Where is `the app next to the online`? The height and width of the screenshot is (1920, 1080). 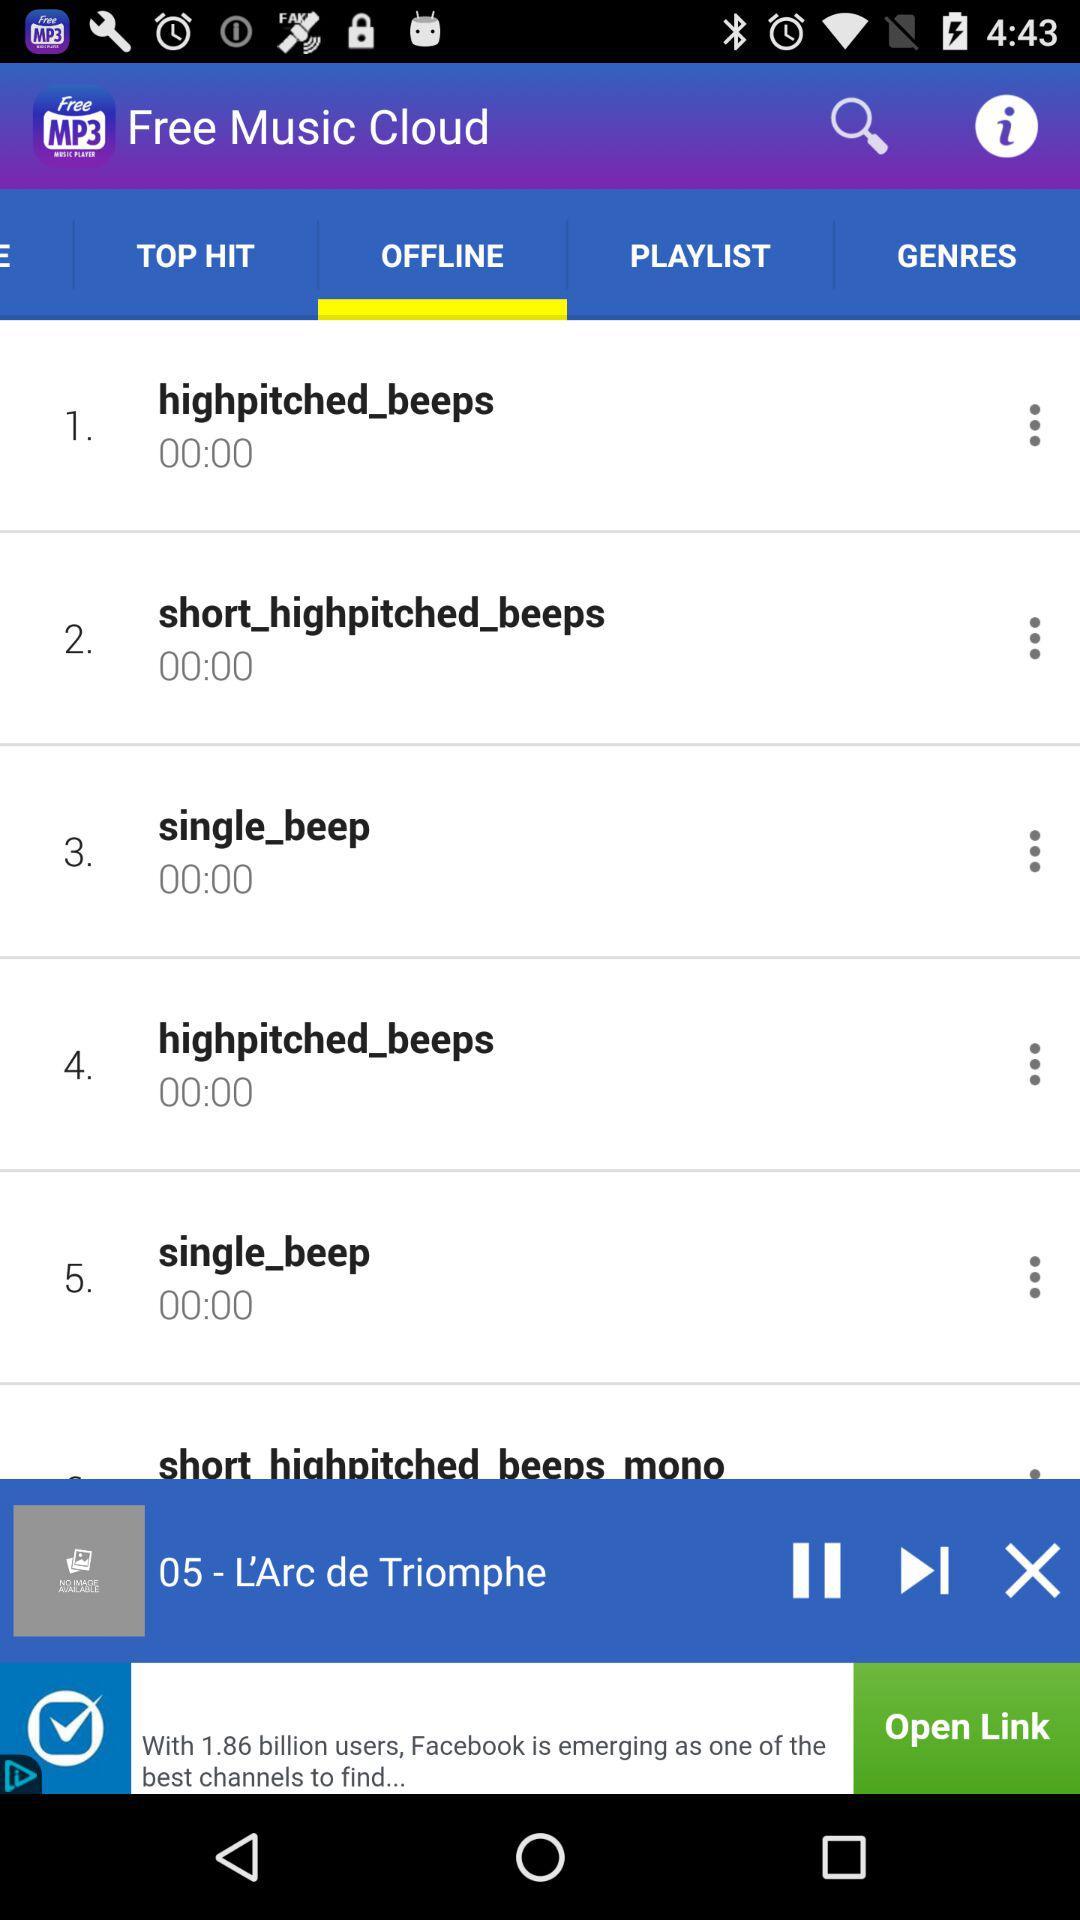 the app next to the online is located at coordinates (195, 253).